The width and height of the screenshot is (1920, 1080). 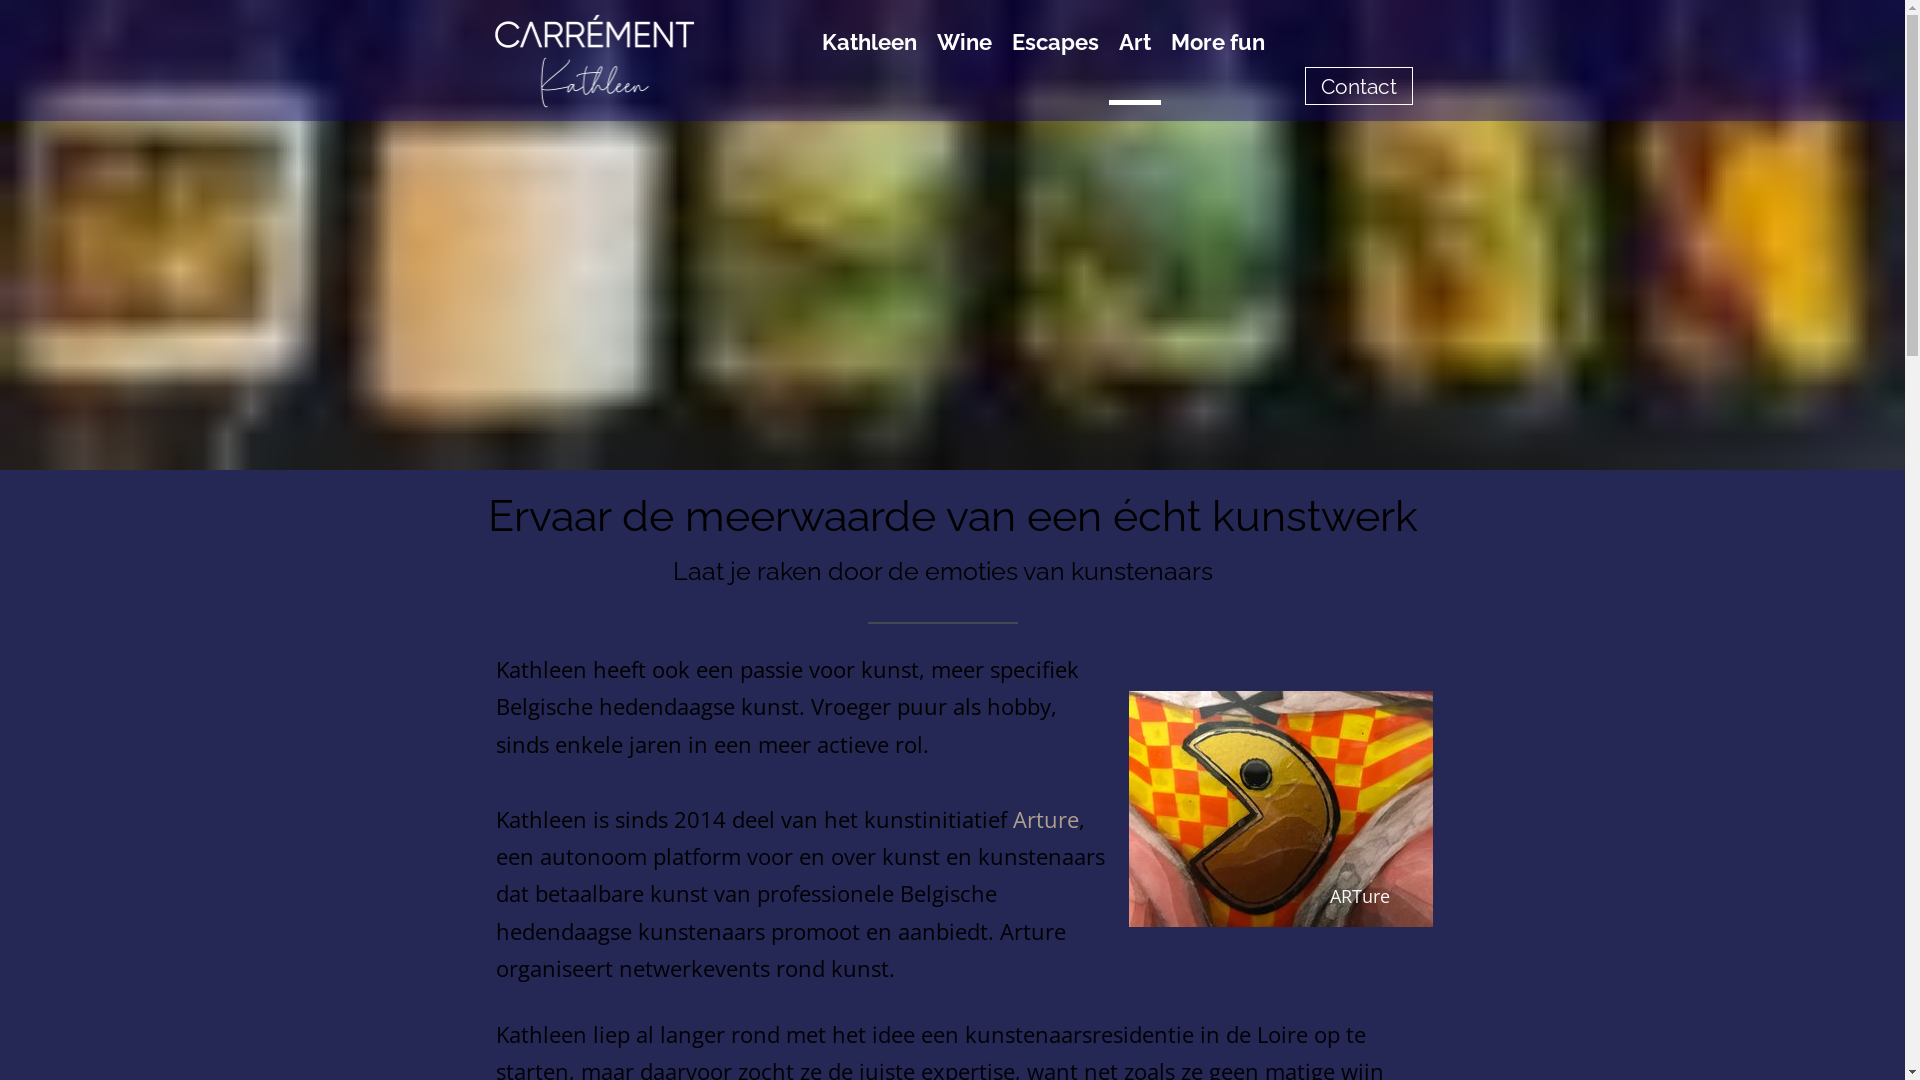 What do you see at coordinates (1133, 60) in the screenshot?
I see `'Art'` at bounding box center [1133, 60].